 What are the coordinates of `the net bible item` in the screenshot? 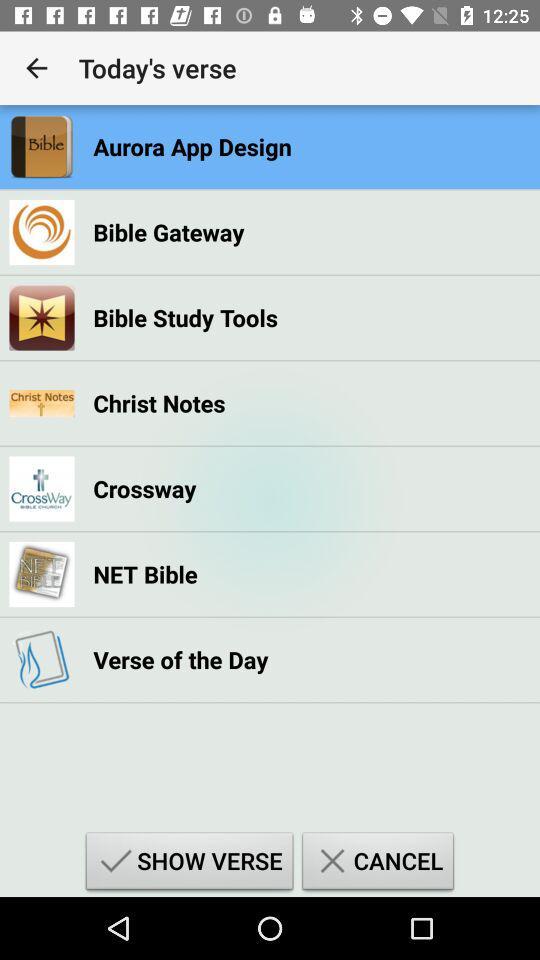 It's located at (144, 574).